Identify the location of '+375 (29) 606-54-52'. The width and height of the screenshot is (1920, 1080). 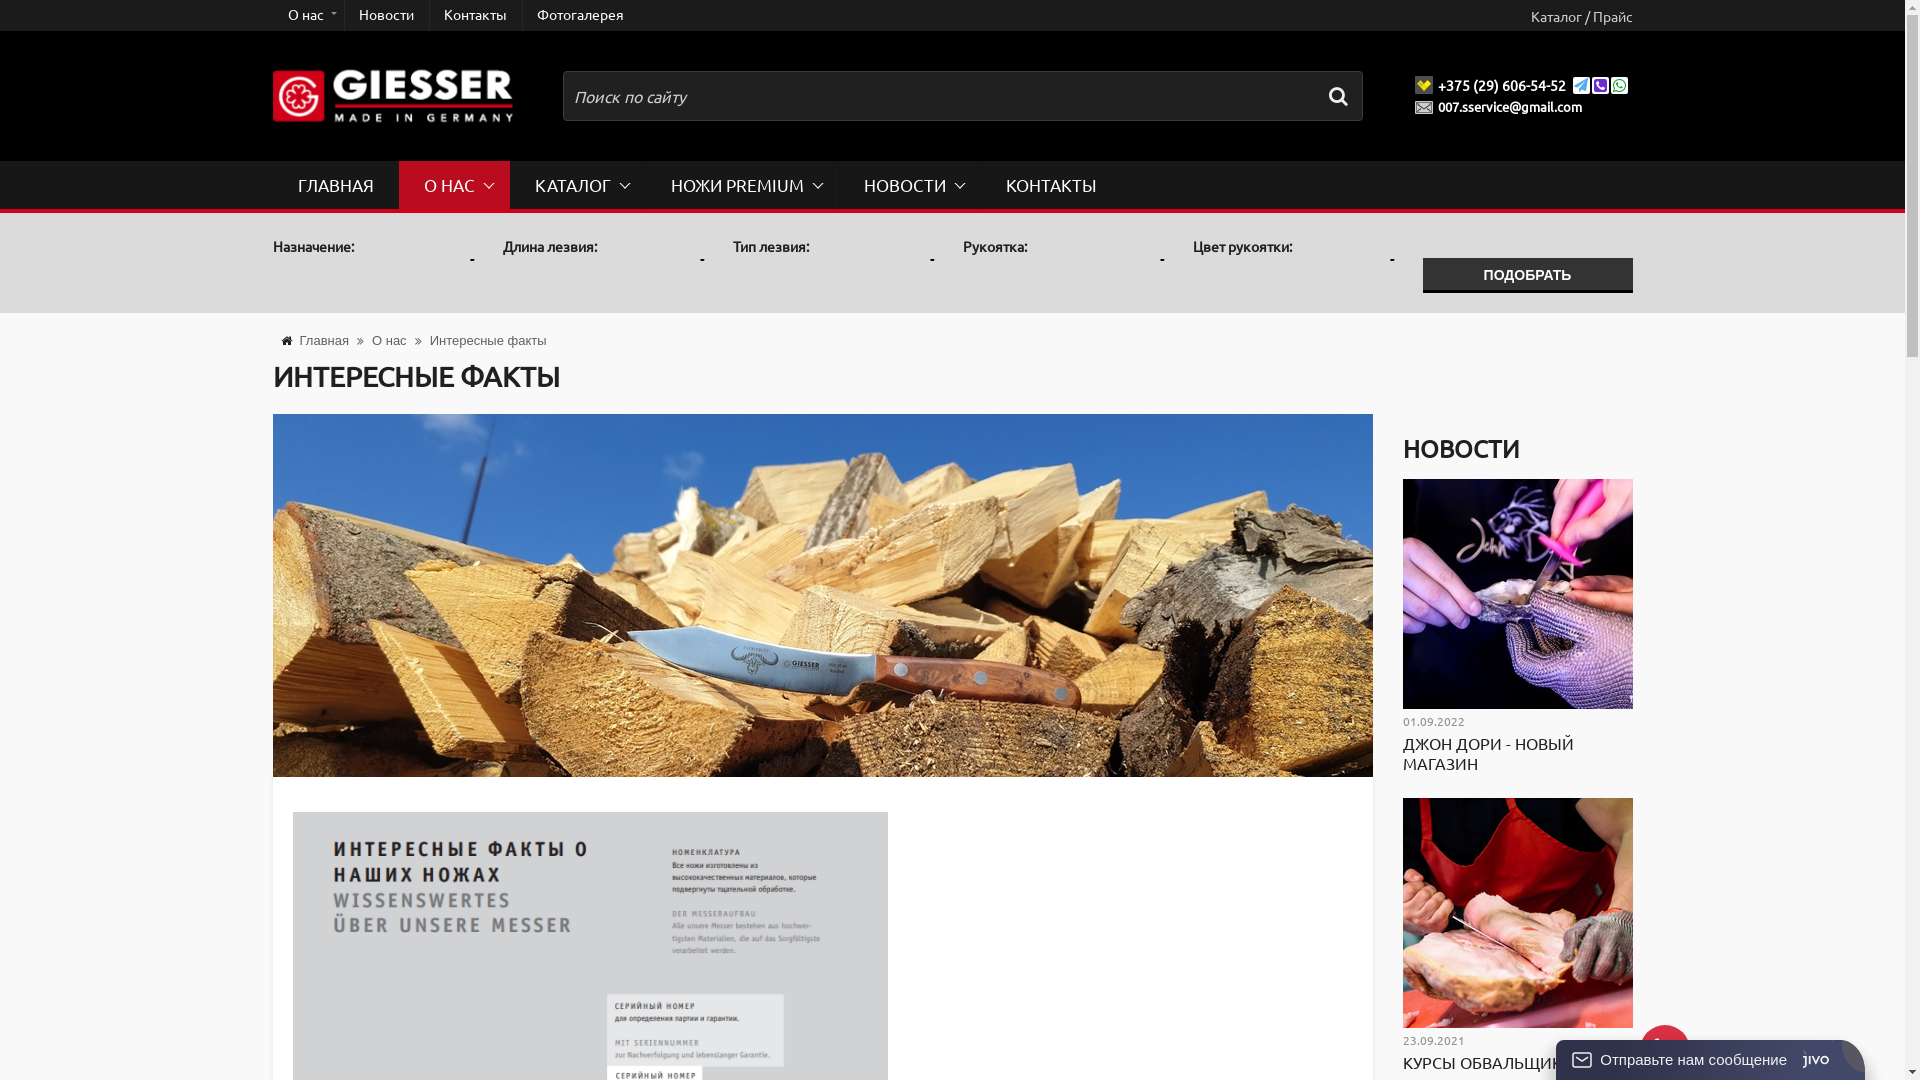
(1504, 83).